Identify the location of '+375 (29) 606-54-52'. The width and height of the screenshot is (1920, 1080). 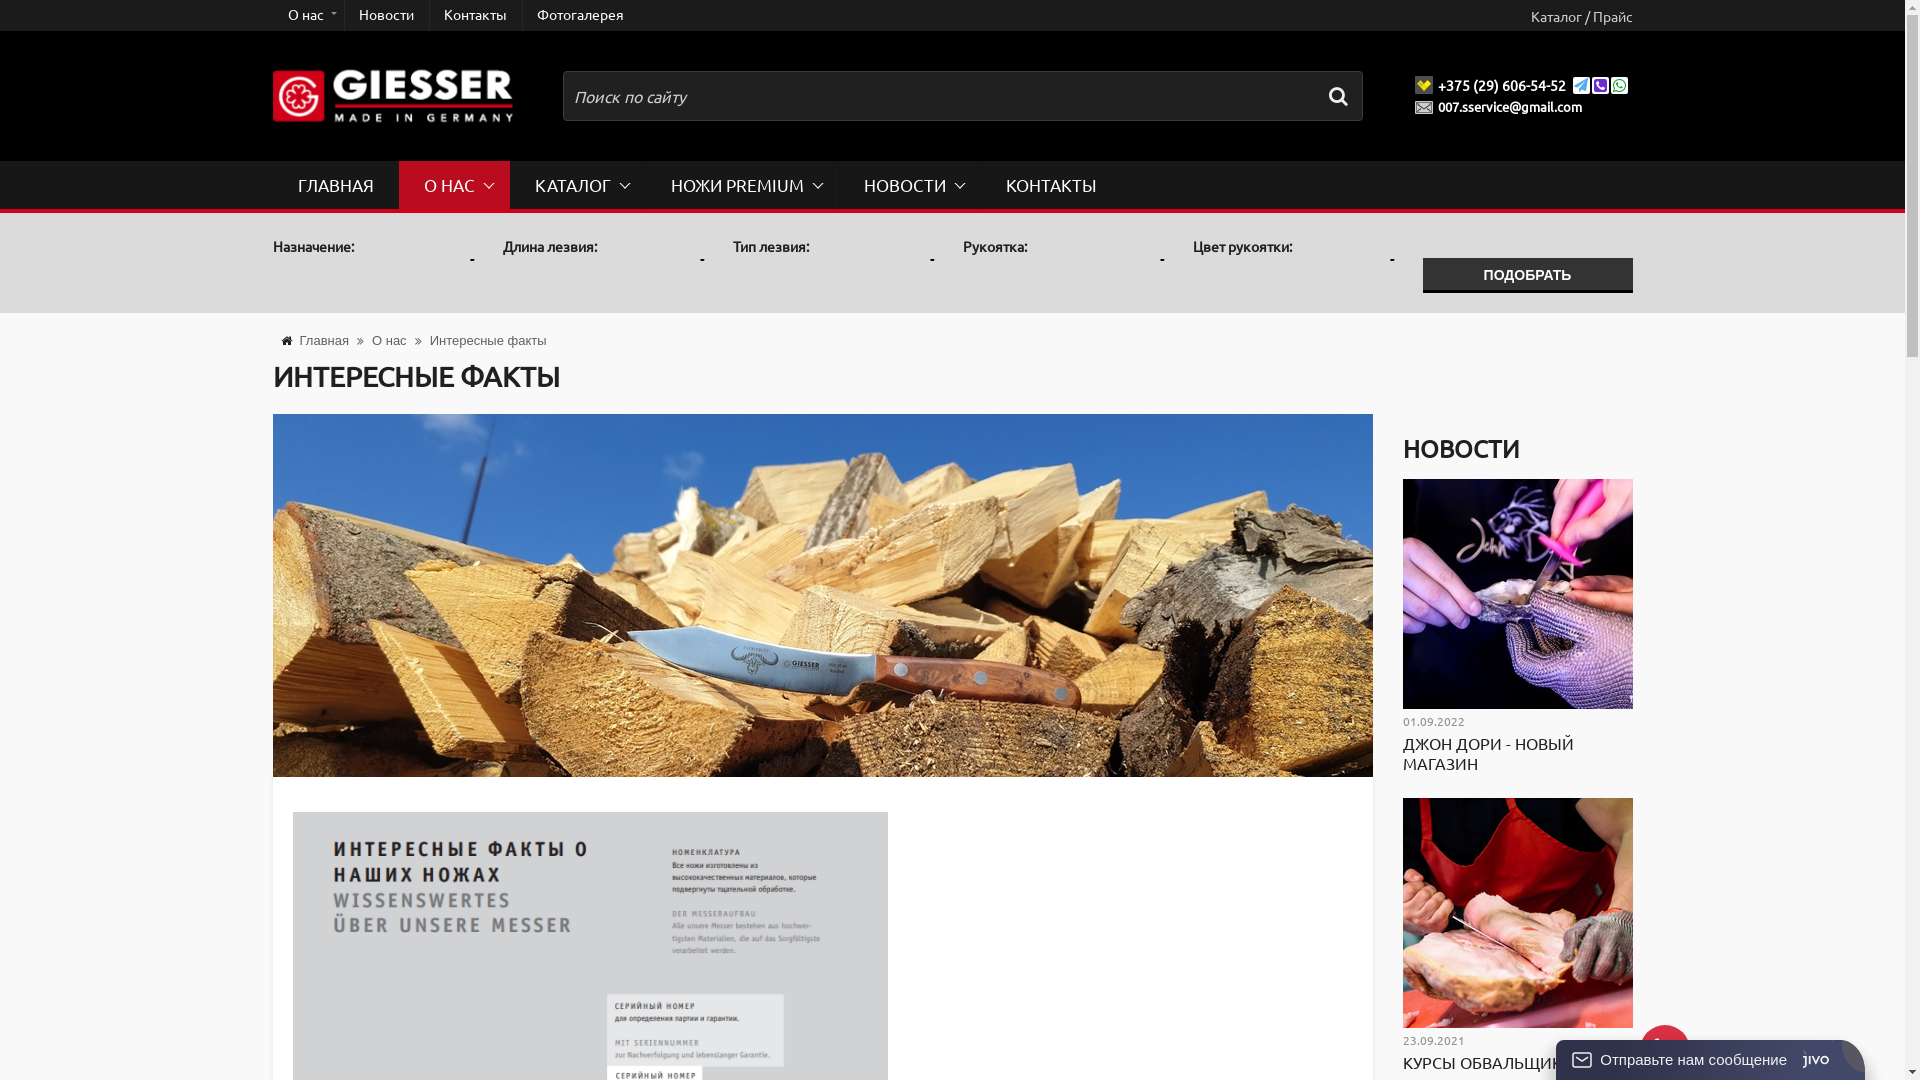
(1504, 83).